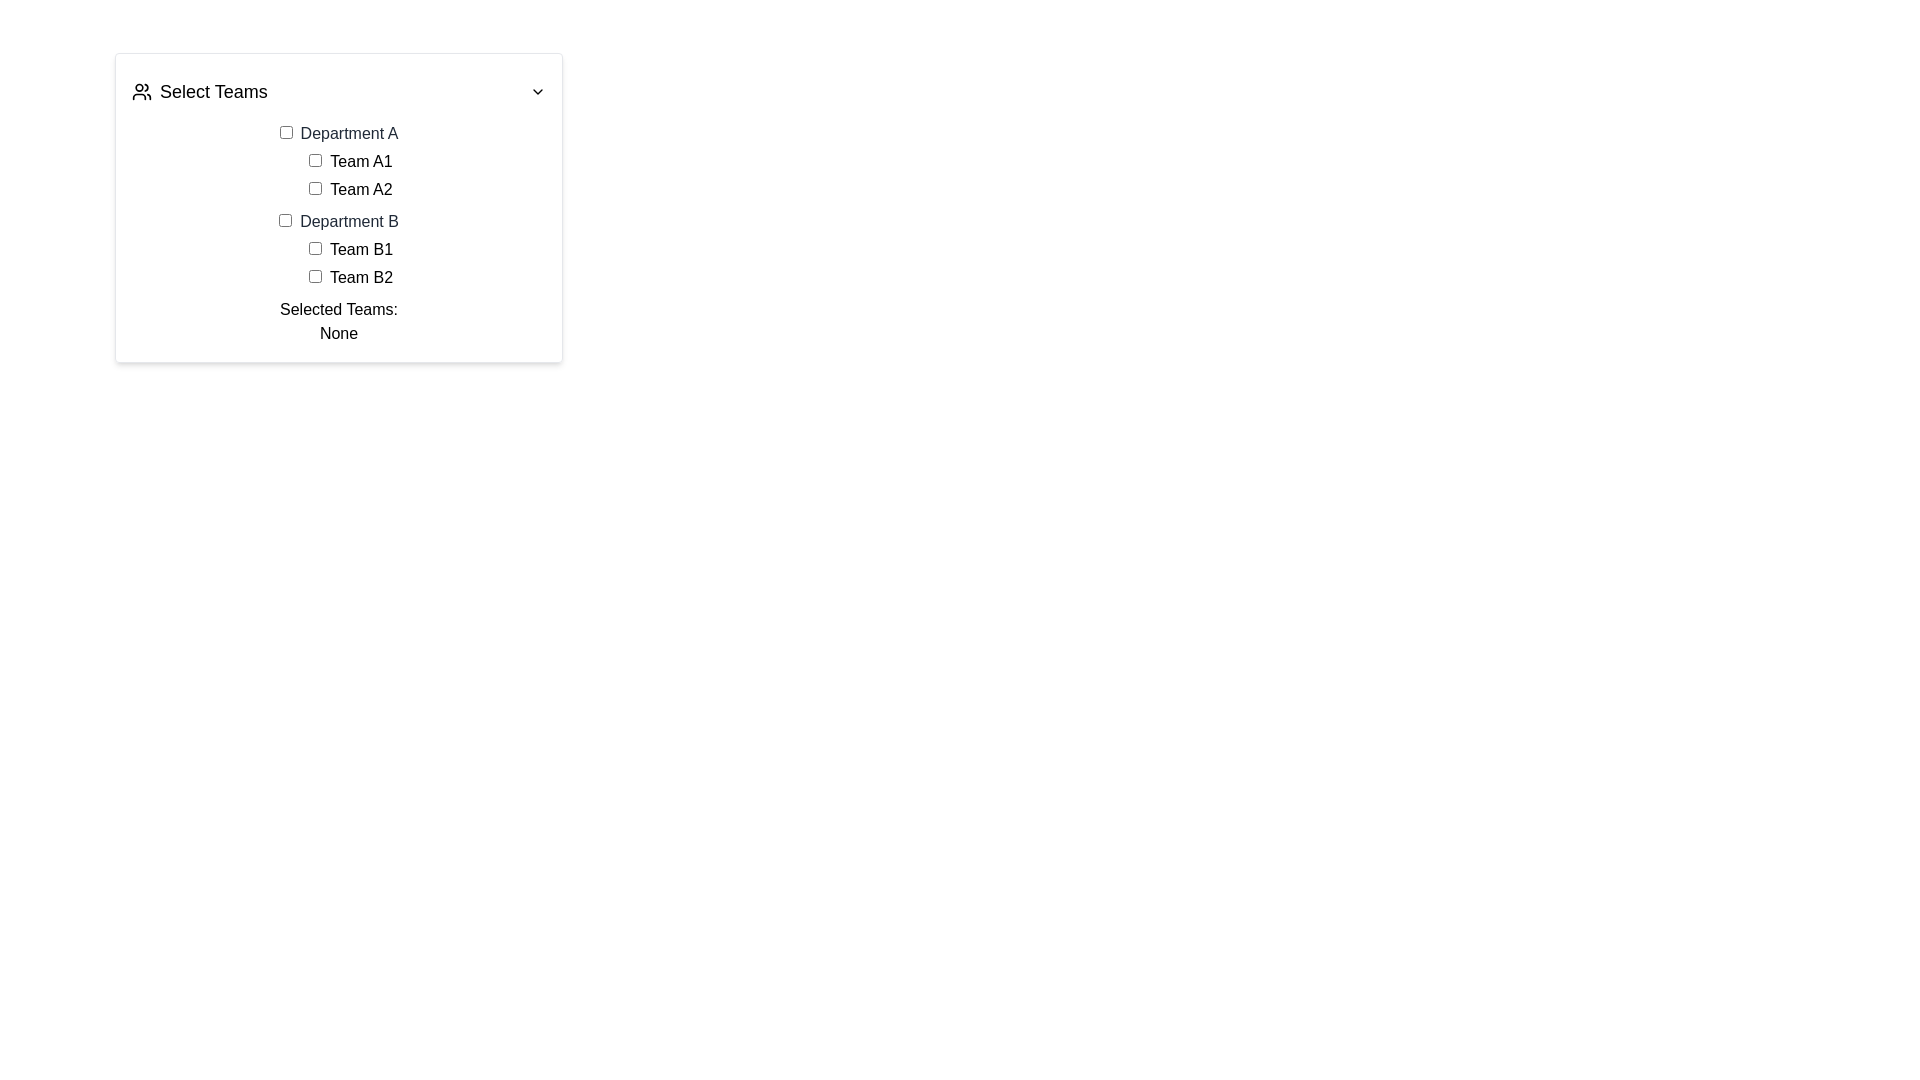  I want to click on the 'Department A' text label, which serves as a label for the checkbox representing the first department in the 'Select Teams' dropdown, so click(339, 134).